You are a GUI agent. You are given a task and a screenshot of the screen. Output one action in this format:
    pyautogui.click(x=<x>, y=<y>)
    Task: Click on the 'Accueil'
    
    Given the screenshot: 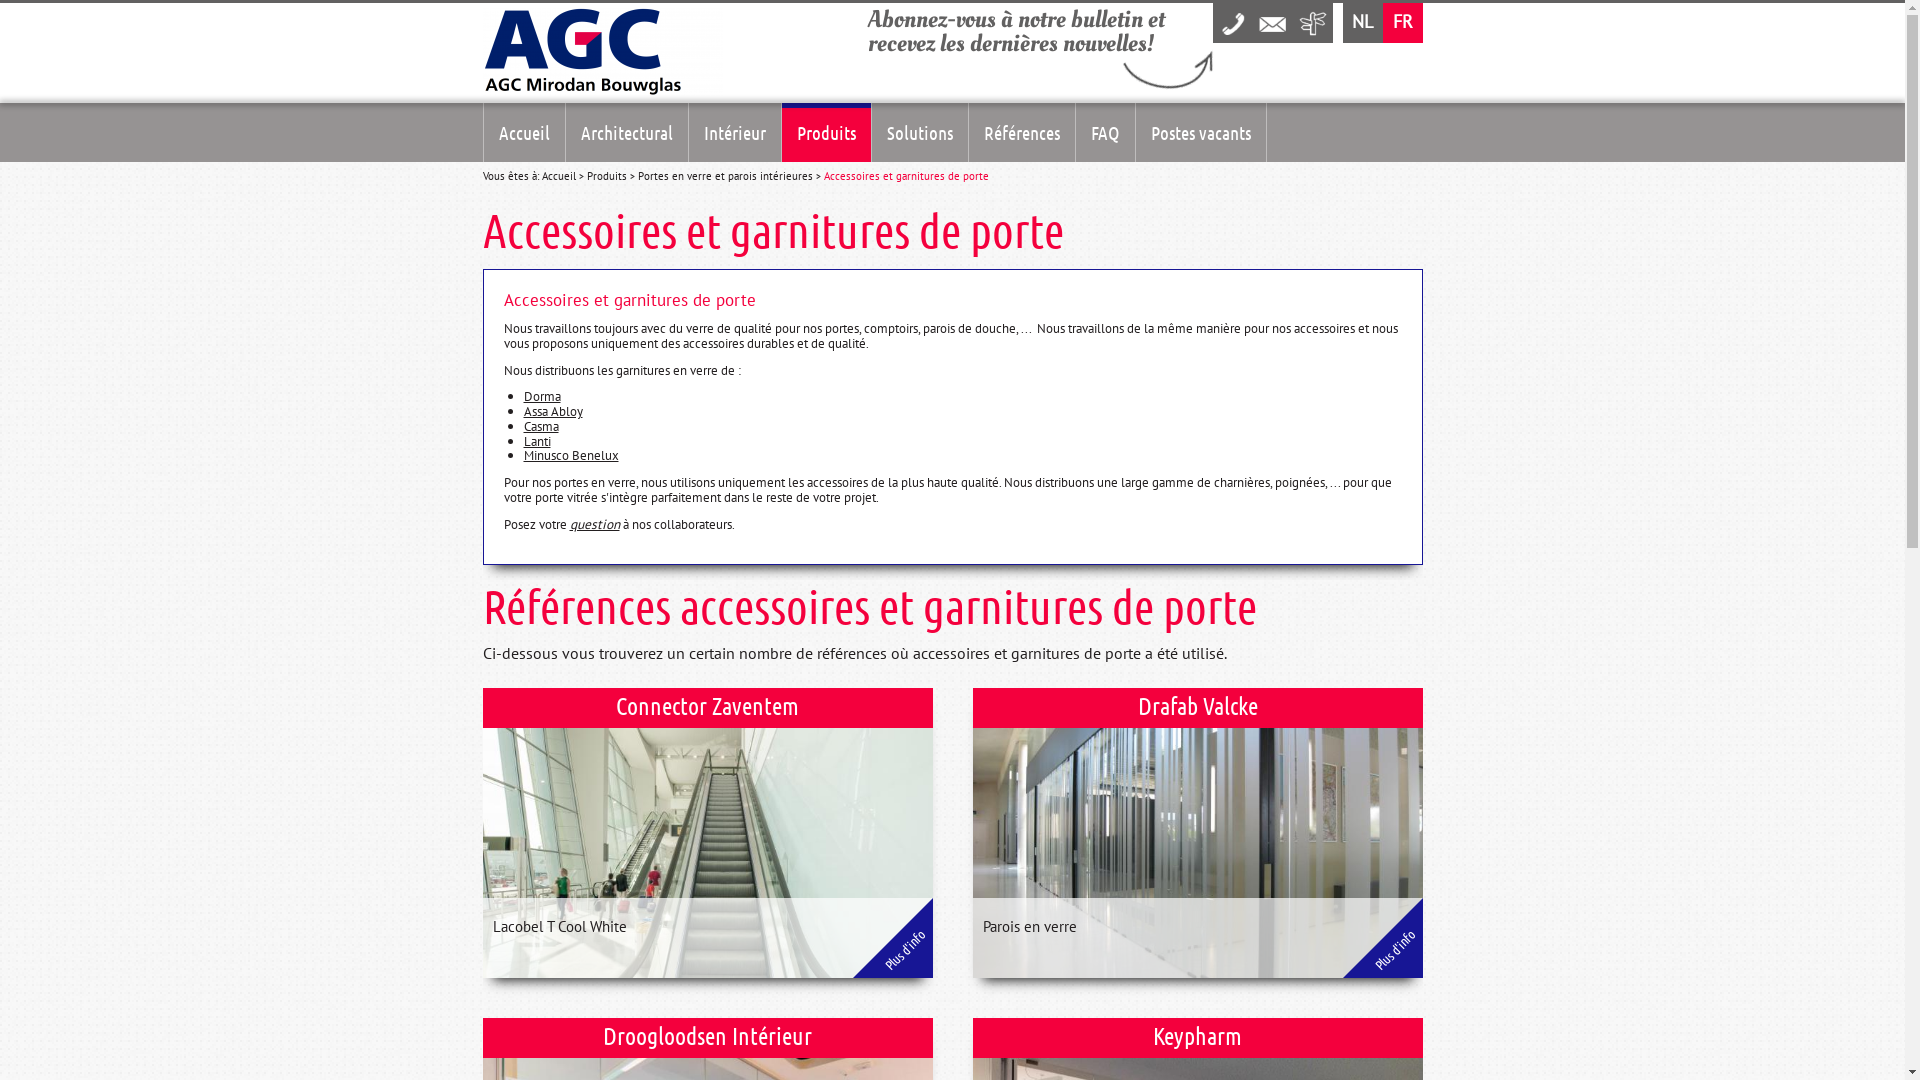 What is the action you would take?
    pyautogui.click(x=524, y=132)
    